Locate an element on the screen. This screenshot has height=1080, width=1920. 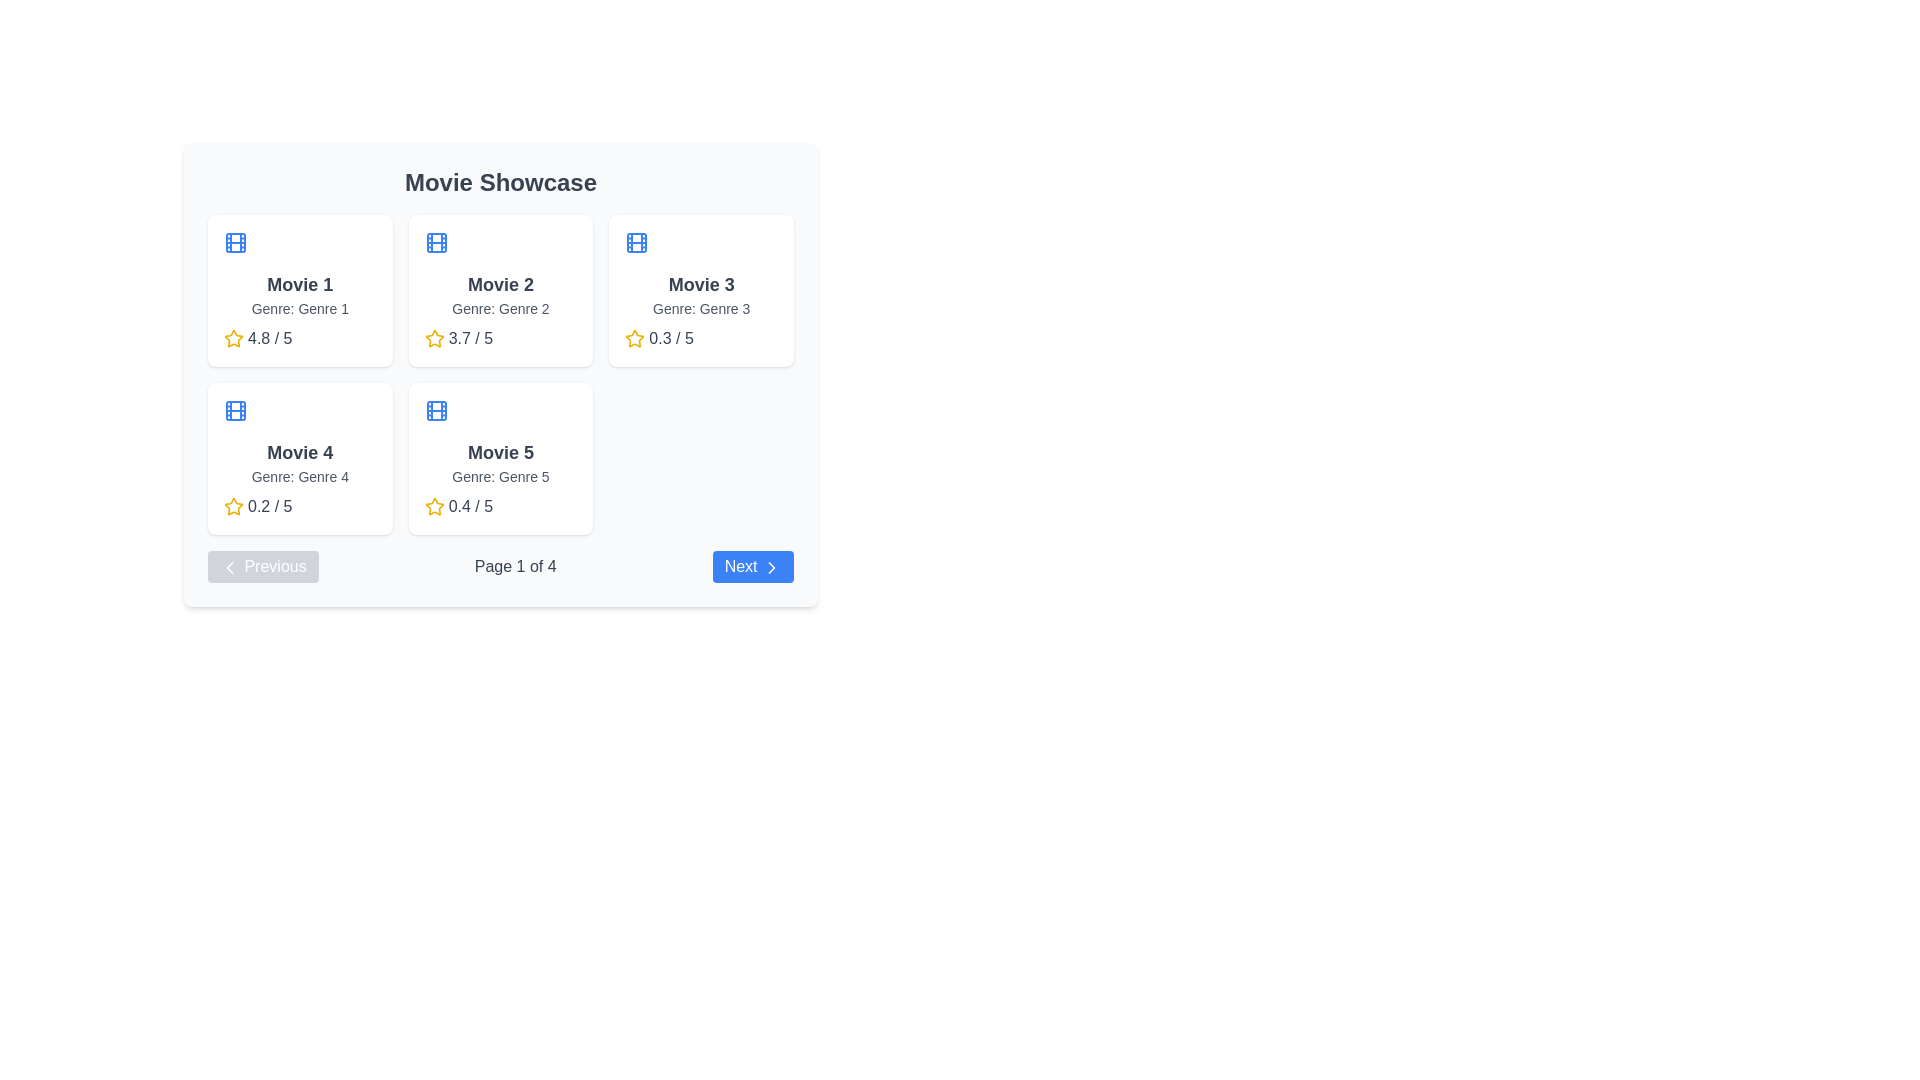
the rating text label for 'Movie 3' located in the top-right of the 'Movie Showcase' grid is located at coordinates (671, 338).